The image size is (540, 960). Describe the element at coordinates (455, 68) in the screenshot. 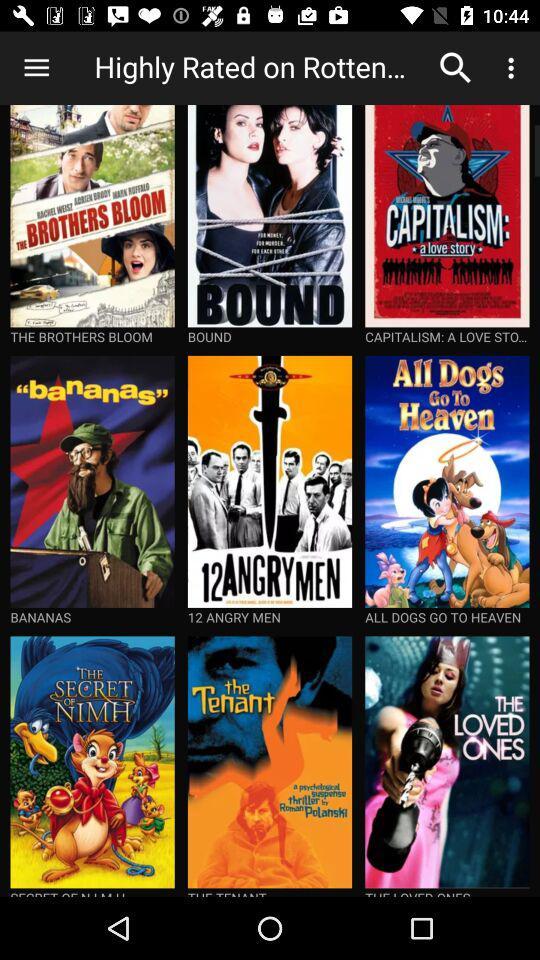

I see `the icon to the right of the highly rated on item` at that location.